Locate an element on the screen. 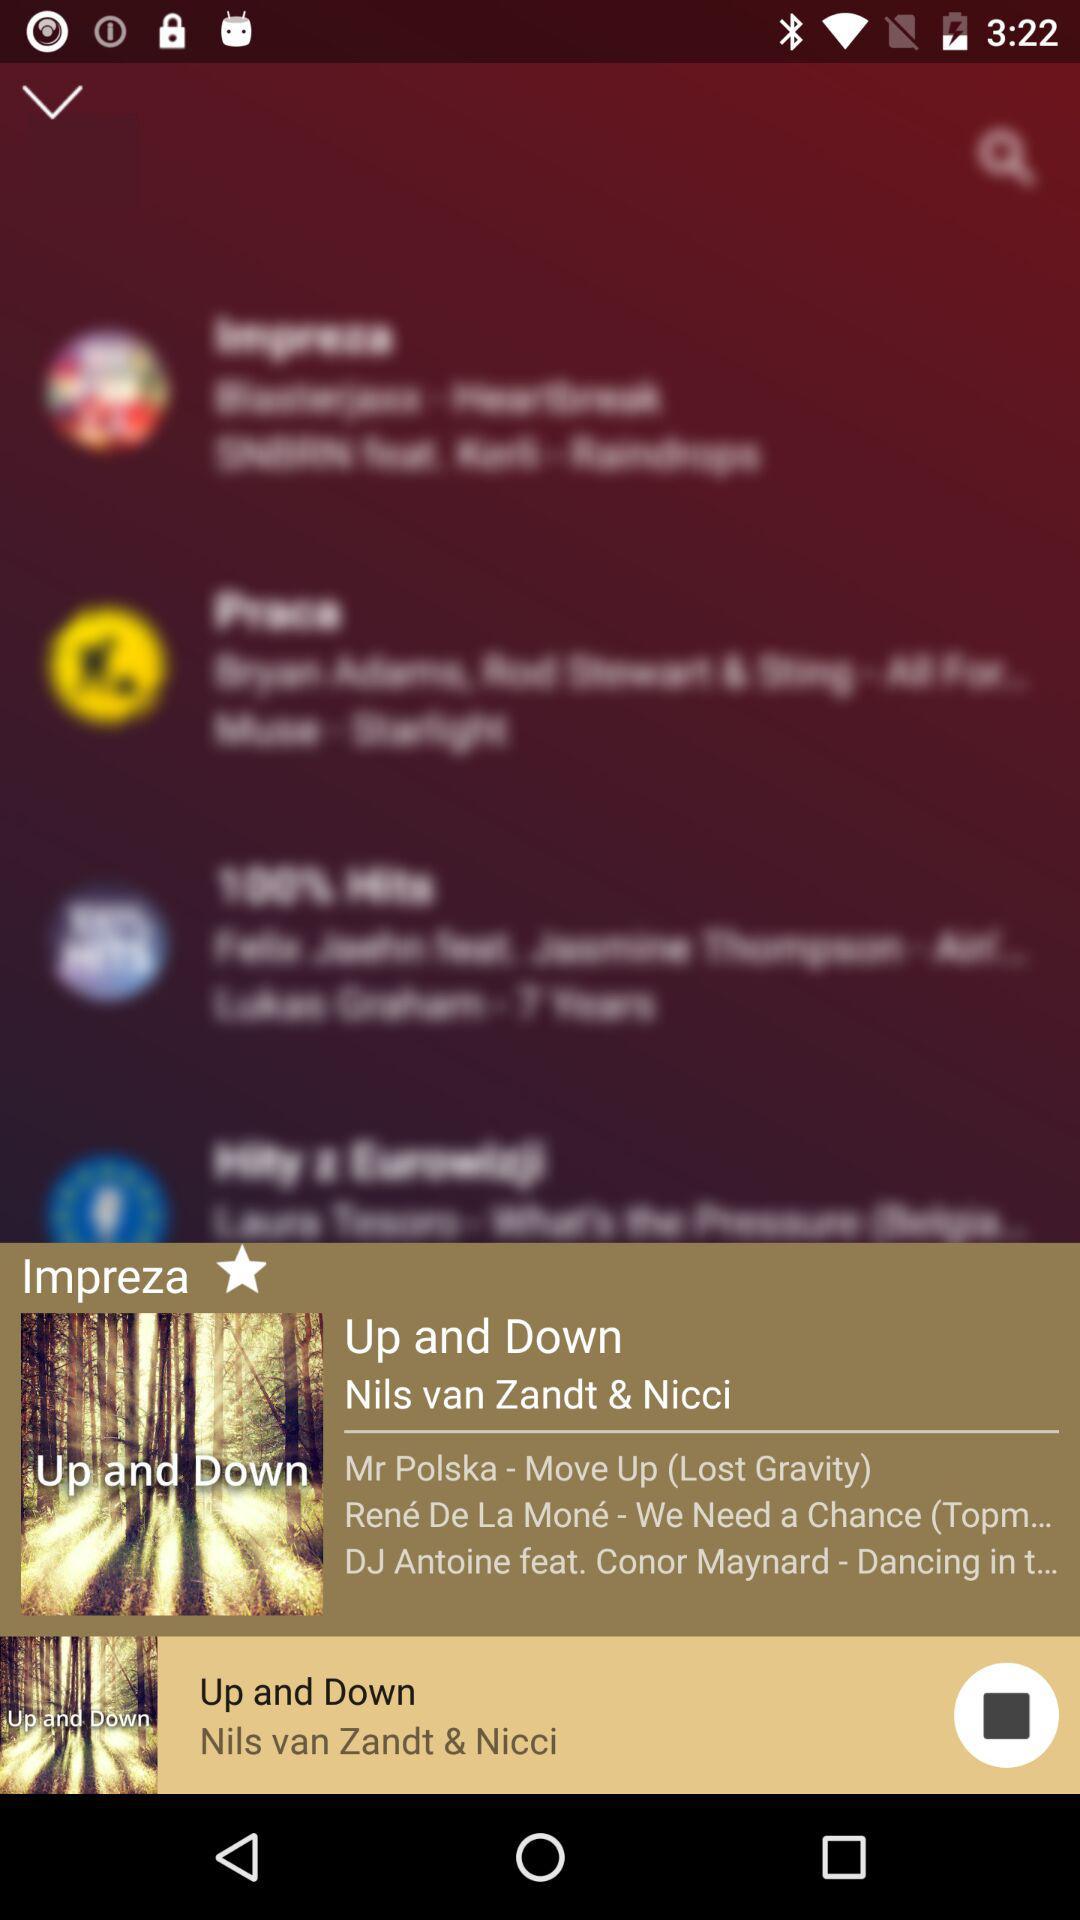 This screenshot has width=1080, height=1920. the item is located at coordinates (232, 1271).